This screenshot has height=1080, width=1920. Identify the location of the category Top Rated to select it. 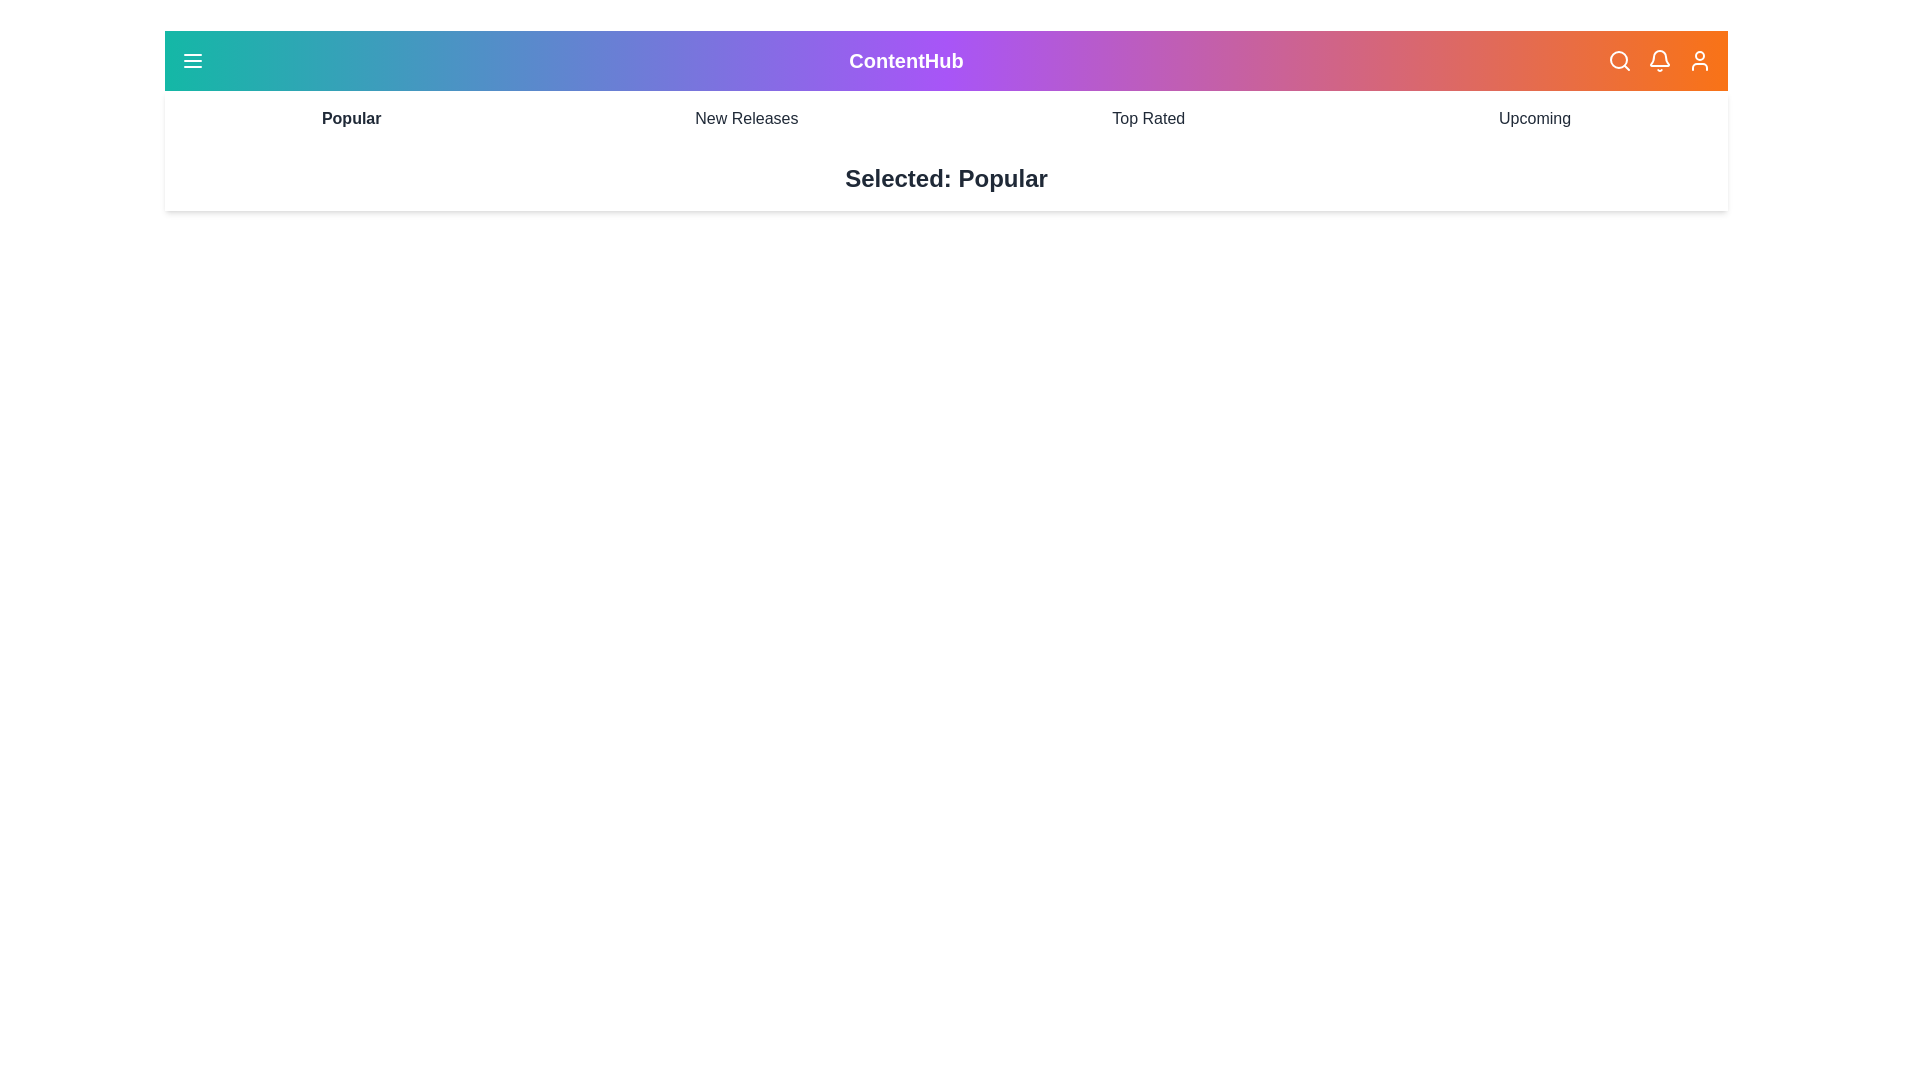
(1148, 119).